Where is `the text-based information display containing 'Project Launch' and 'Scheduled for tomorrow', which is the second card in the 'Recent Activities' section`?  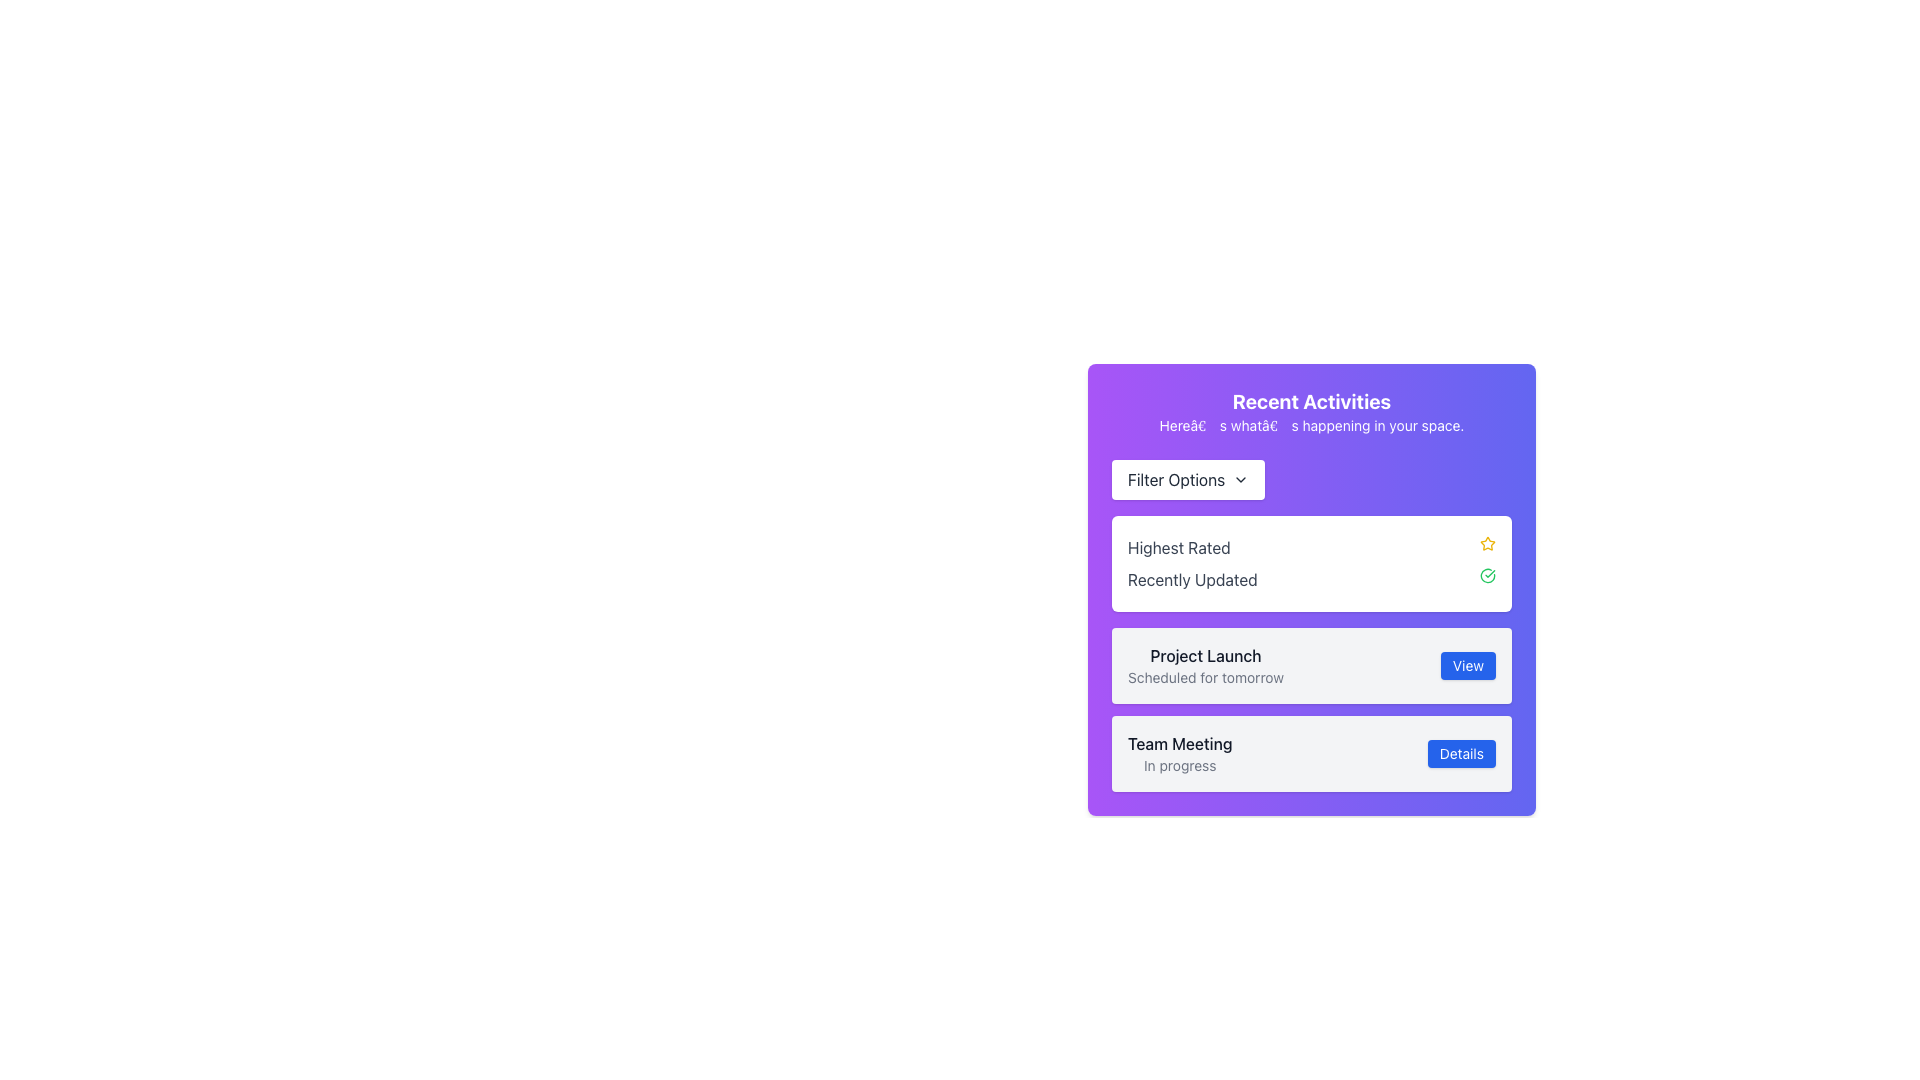
the text-based information display containing 'Project Launch' and 'Scheduled for tomorrow', which is the second card in the 'Recent Activities' section is located at coordinates (1204, 666).